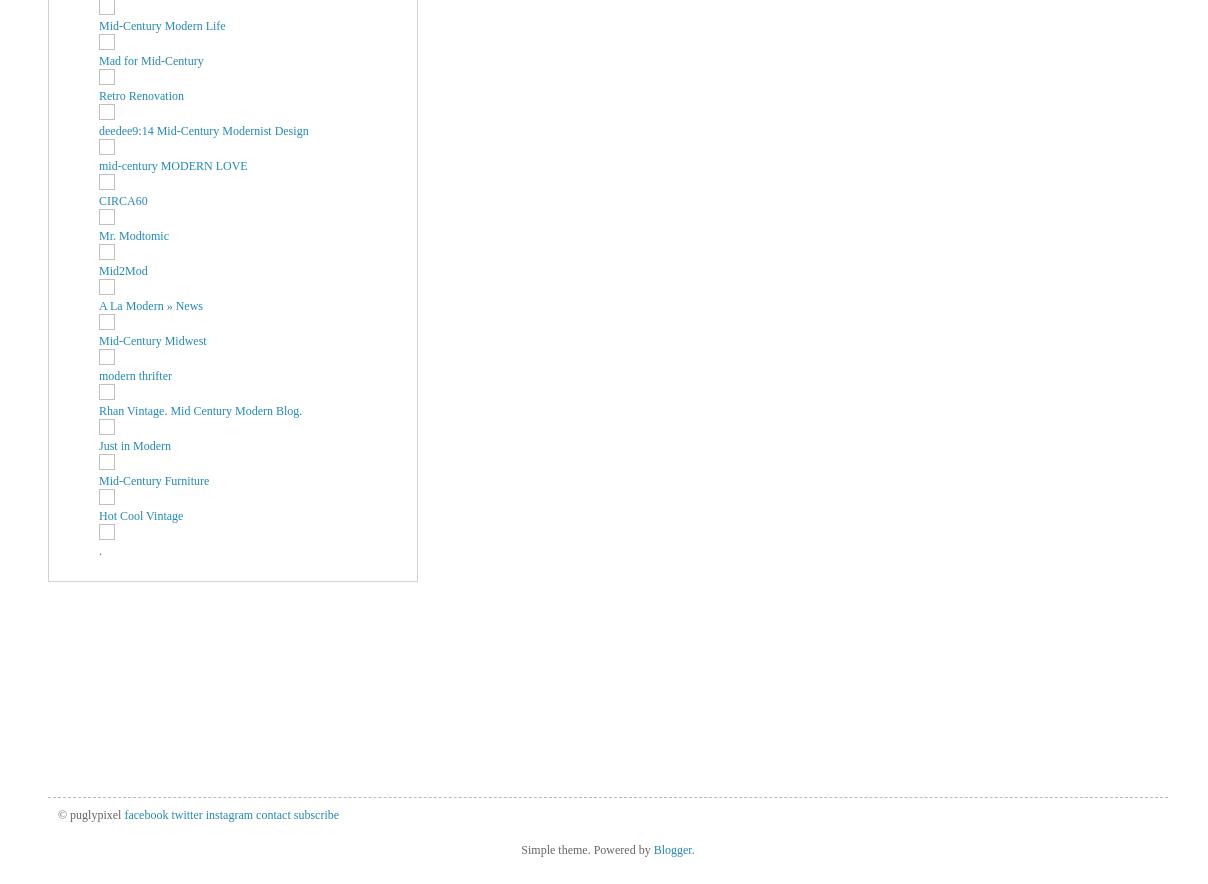 The height and width of the screenshot is (884, 1208). Describe the element at coordinates (98, 374) in the screenshot. I see `'modern thrifter'` at that location.